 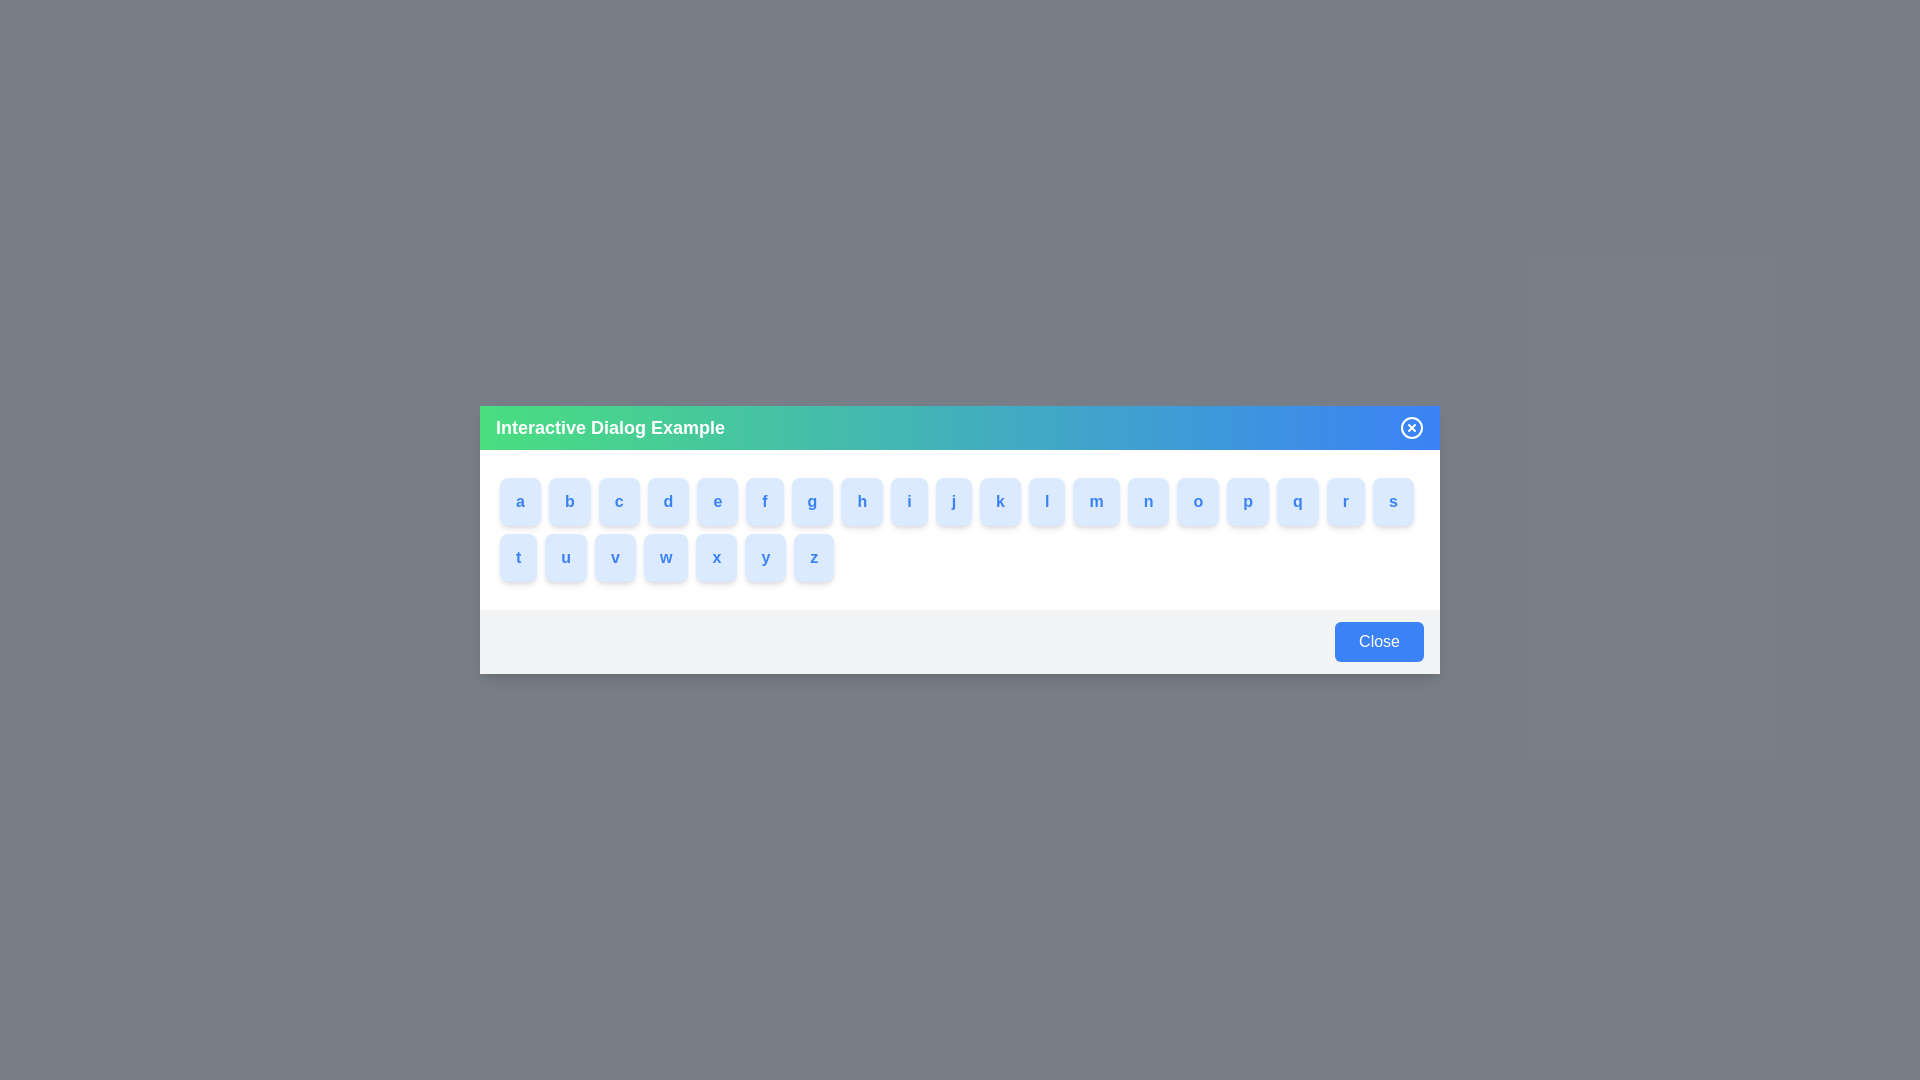 What do you see at coordinates (1218, 500) in the screenshot?
I see `the button labeled with o` at bounding box center [1218, 500].